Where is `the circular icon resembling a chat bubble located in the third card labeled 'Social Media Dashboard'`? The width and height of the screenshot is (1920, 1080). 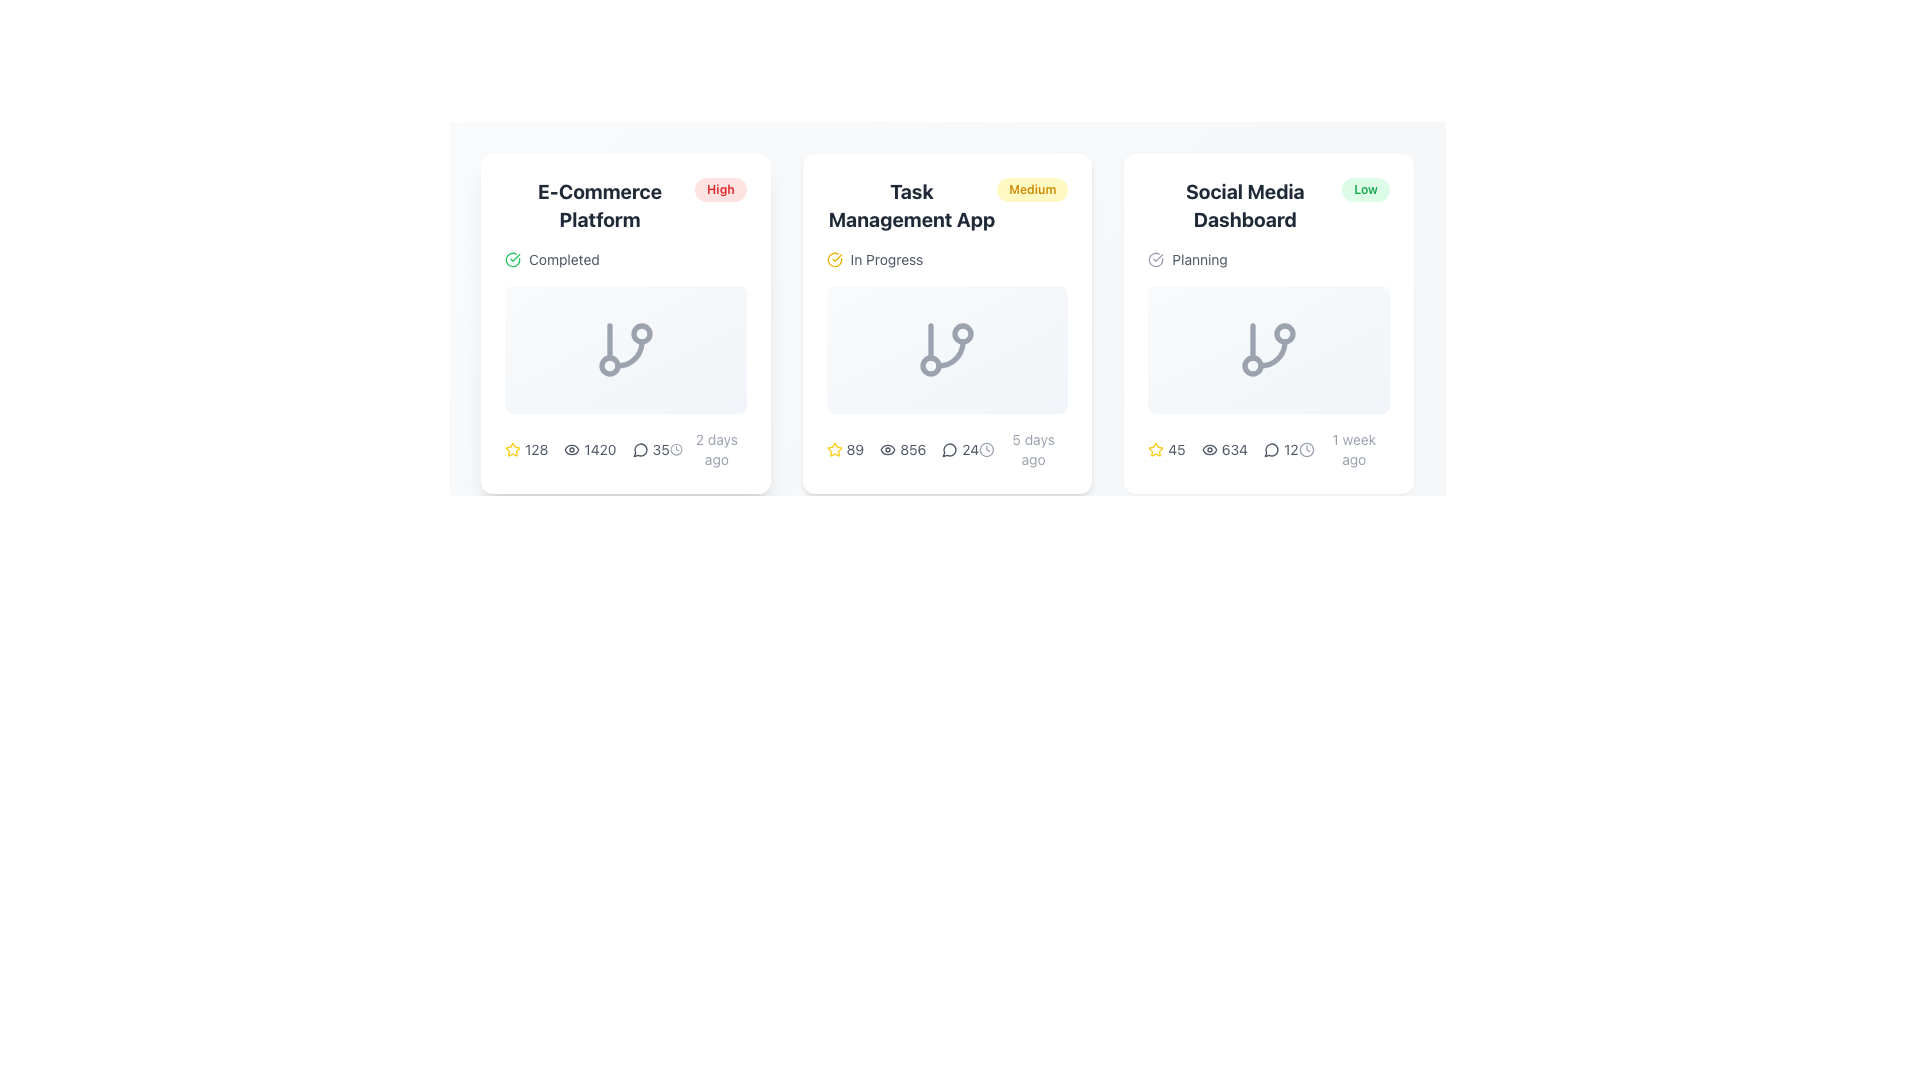 the circular icon resembling a chat bubble located in the third card labeled 'Social Media Dashboard' is located at coordinates (1270, 450).